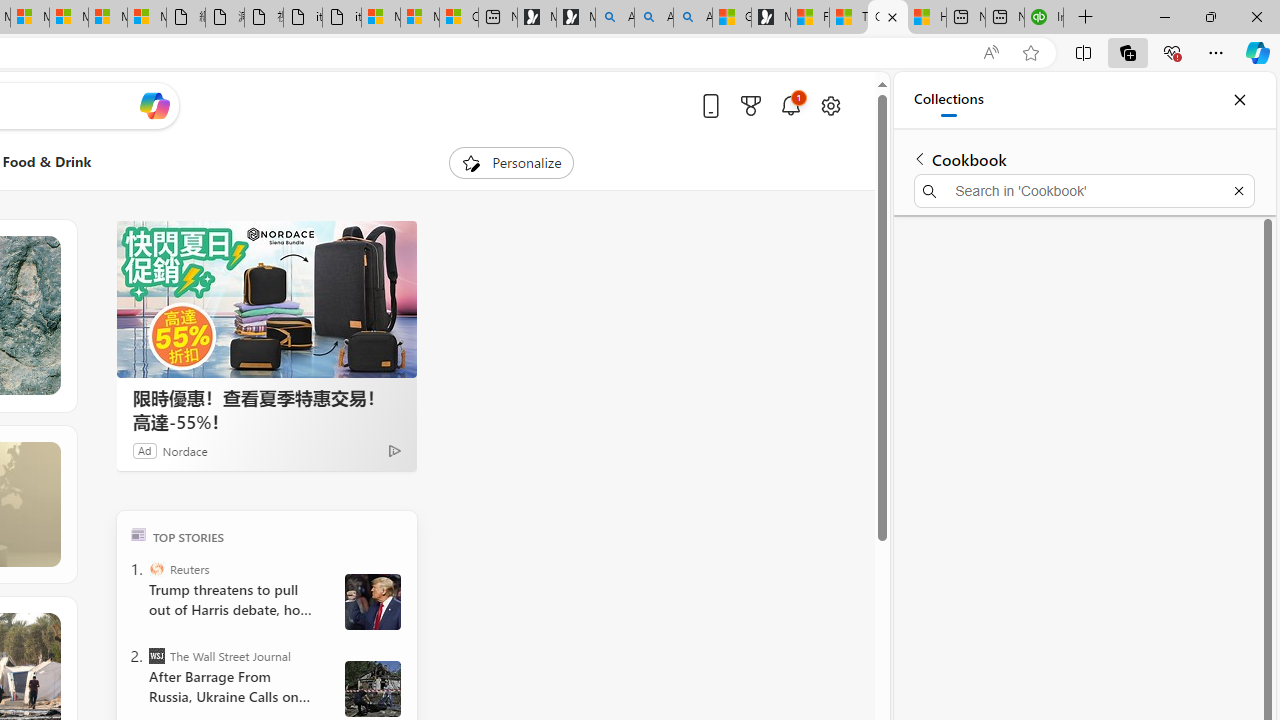  Describe the element at coordinates (614, 17) in the screenshot. I see `'Alabama high school quarterback dies - Search'` at that location.